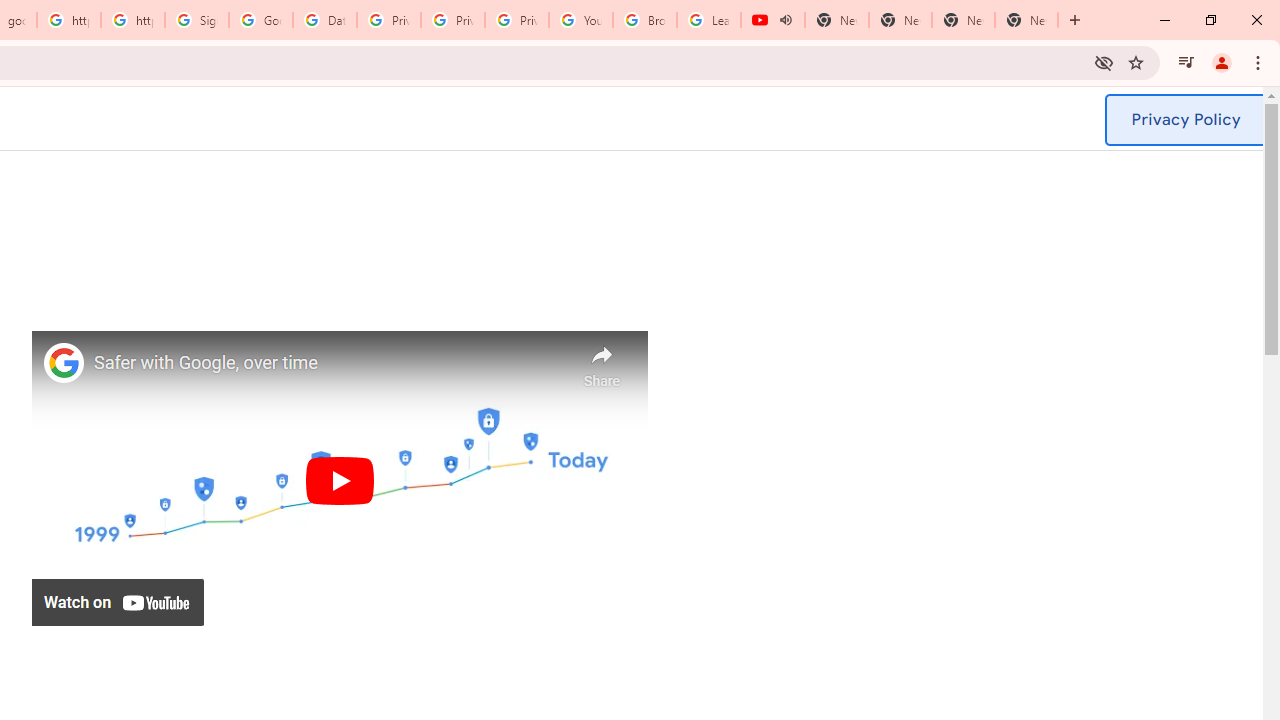 The width and height of the screenshot is (1280, 720). I want to click on 'Control your music, videos, and more', so click(1185, 61).